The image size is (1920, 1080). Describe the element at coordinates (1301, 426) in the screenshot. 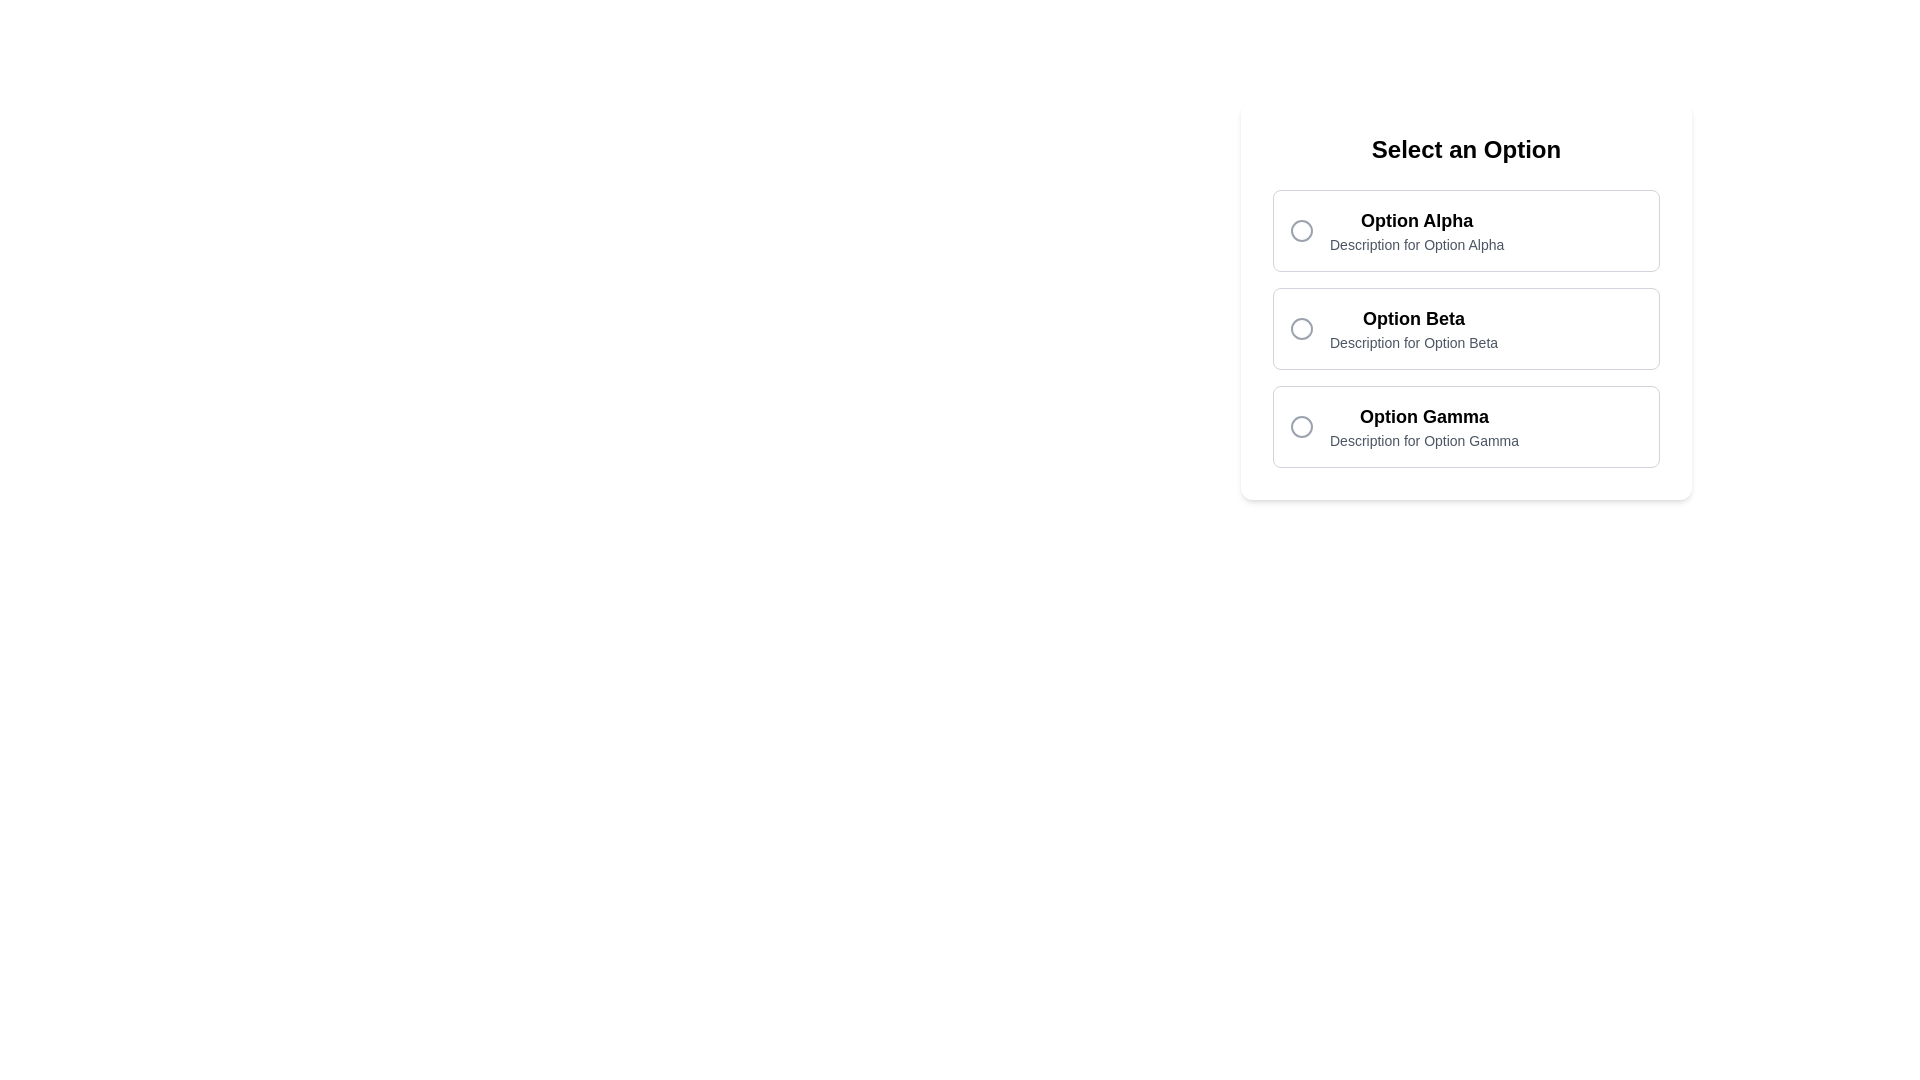

I see `the circular option icon for 'Option Gamma', which is styled with a gray stroke and has a radius of 10 units` at that location.